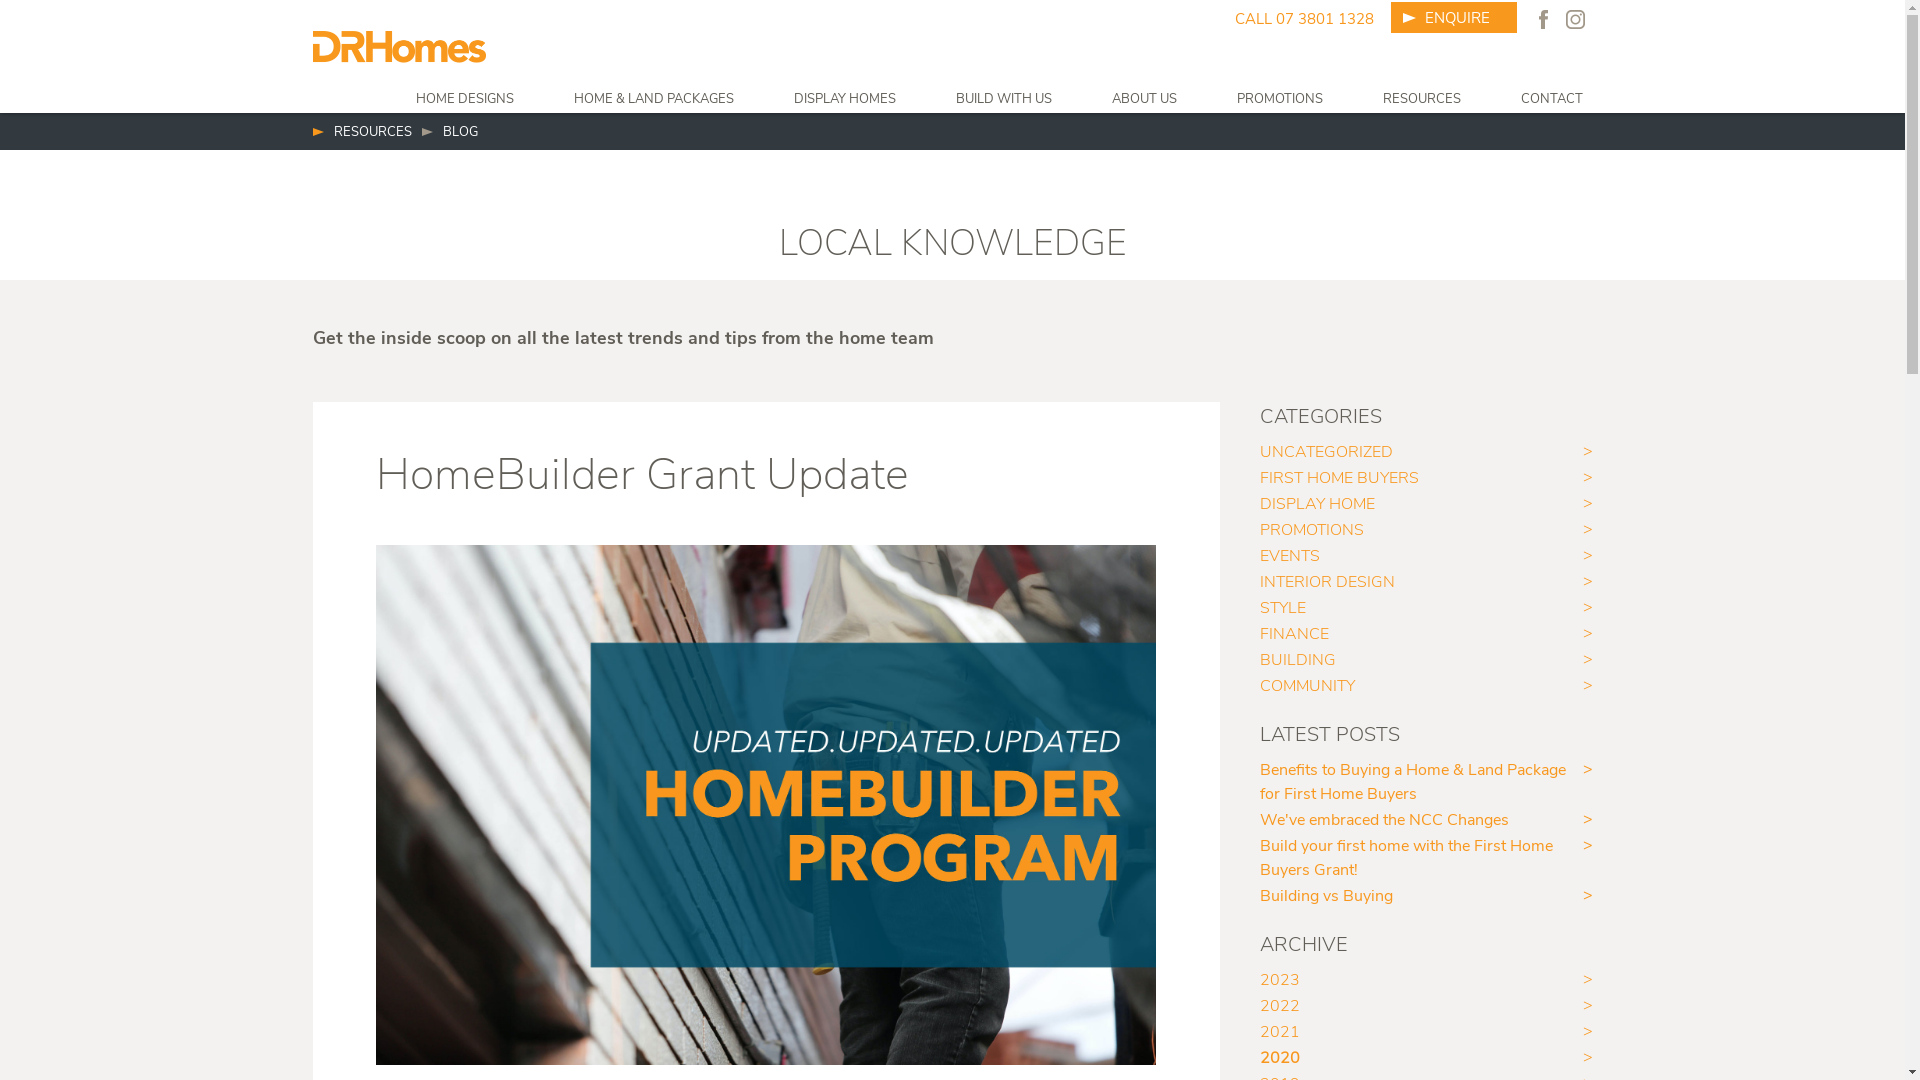 The image size is (1920, 1080). I want to click on 'DISPLAY HOMES', so click(844, 100).